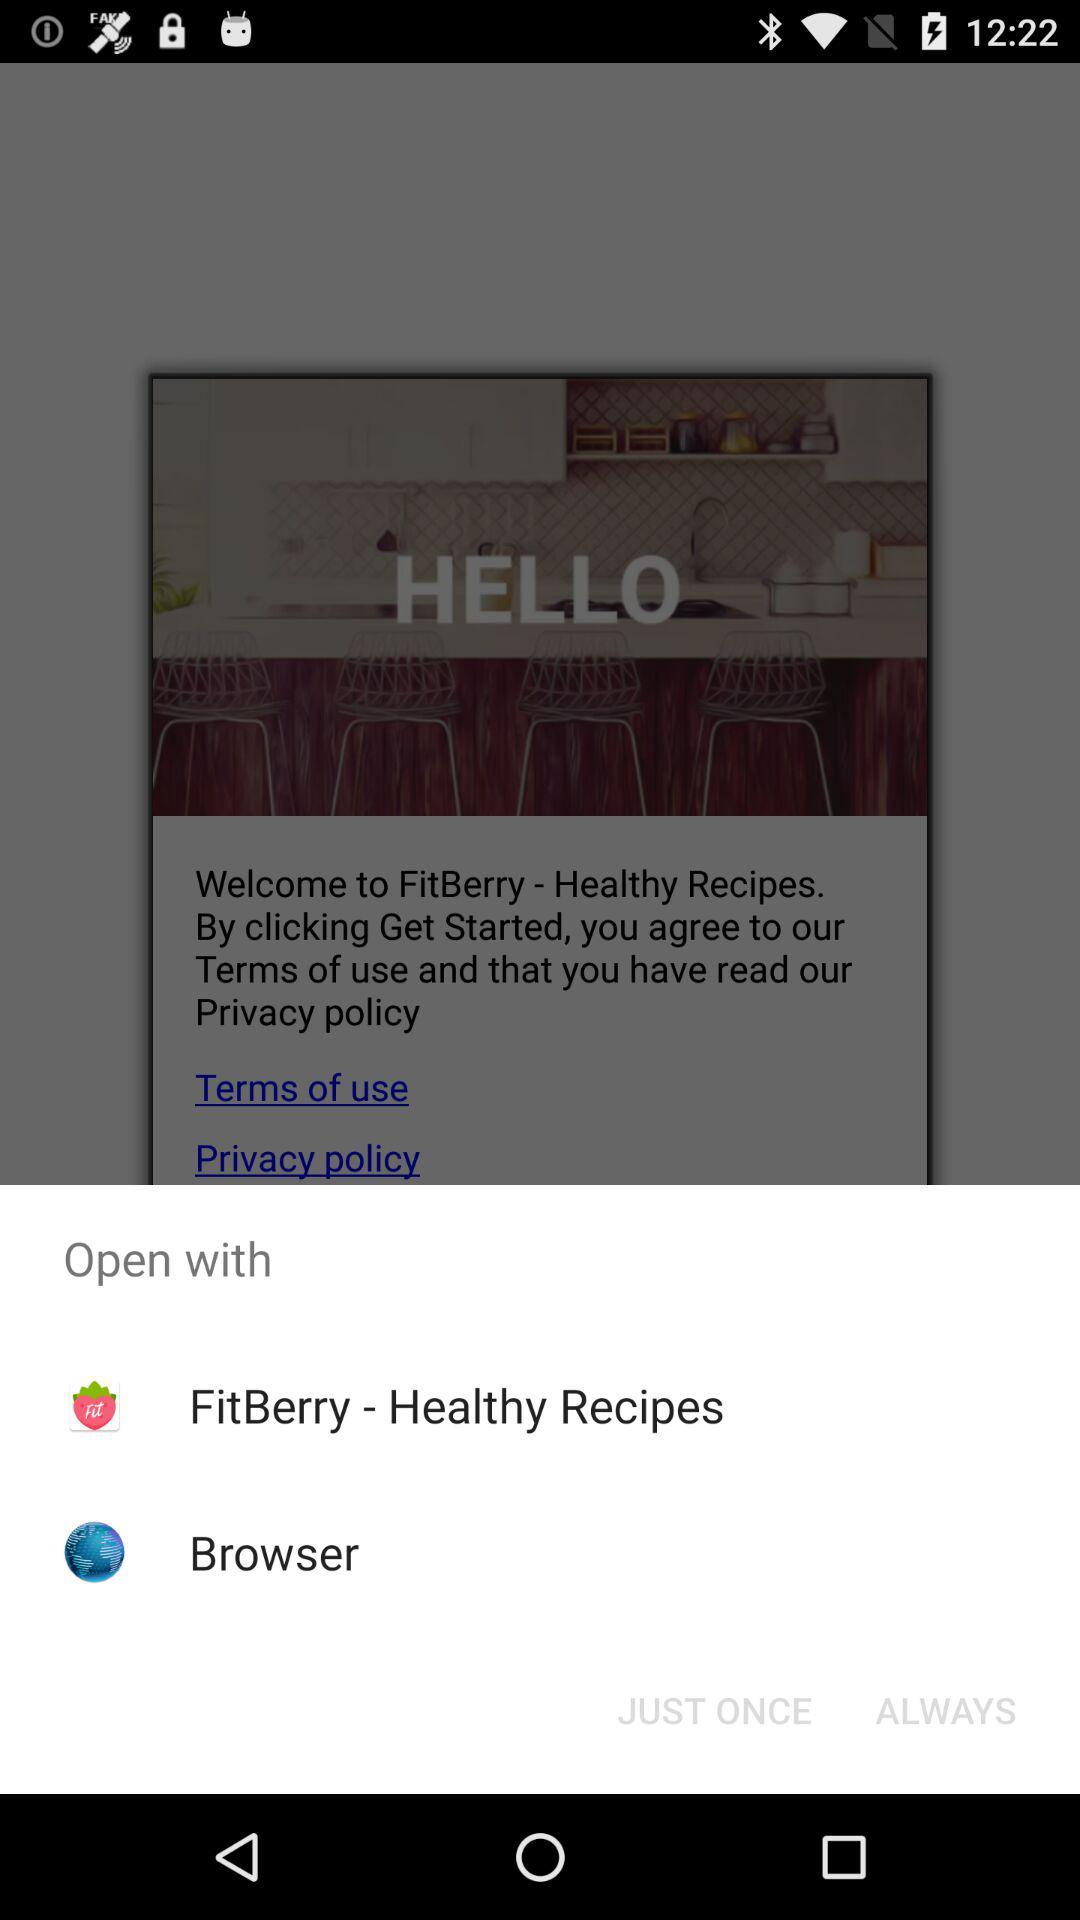  What do you see at coordinates (713, 1708) in the screenshot?
I see `icon next to always button` at bounding box center [713, 1708].